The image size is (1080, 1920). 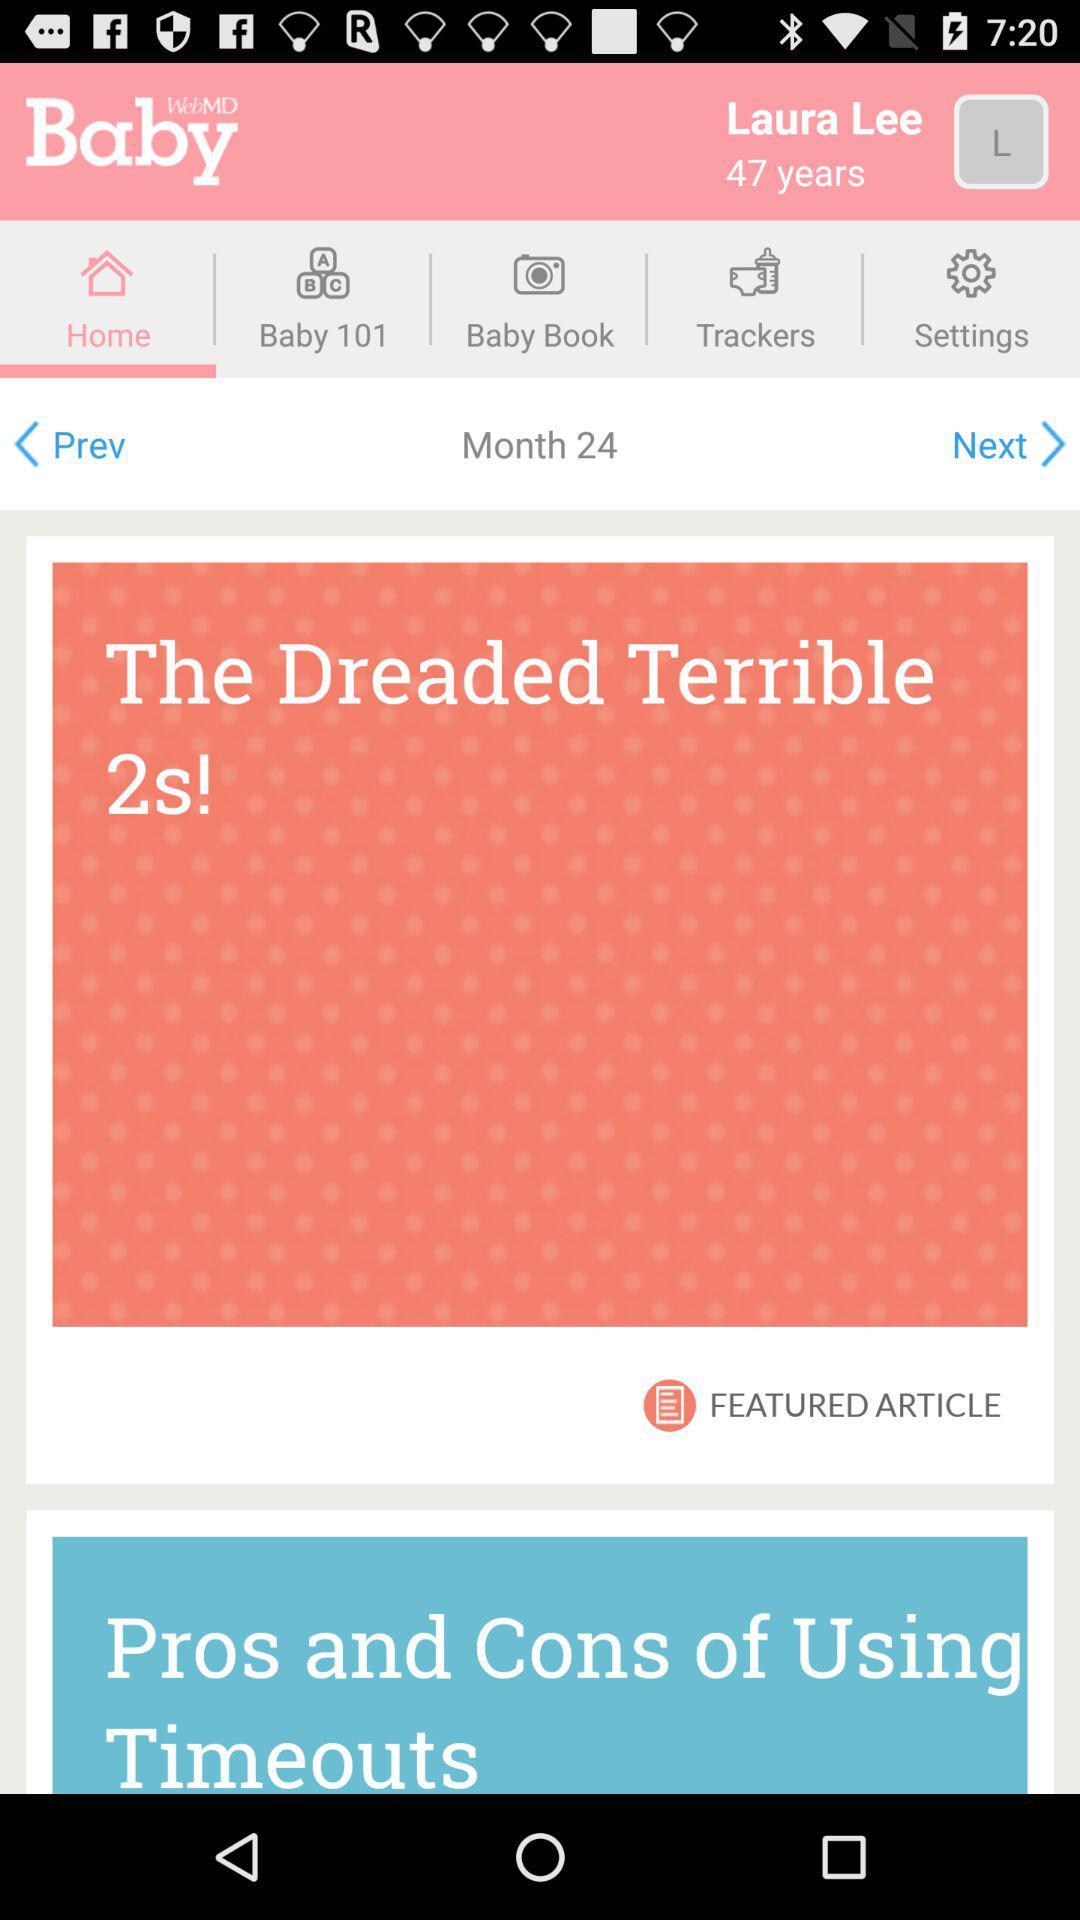 What do you see at coordinates (323, 298) in the screenshot?
I see `baby 101` at bounding box center [323, 298].